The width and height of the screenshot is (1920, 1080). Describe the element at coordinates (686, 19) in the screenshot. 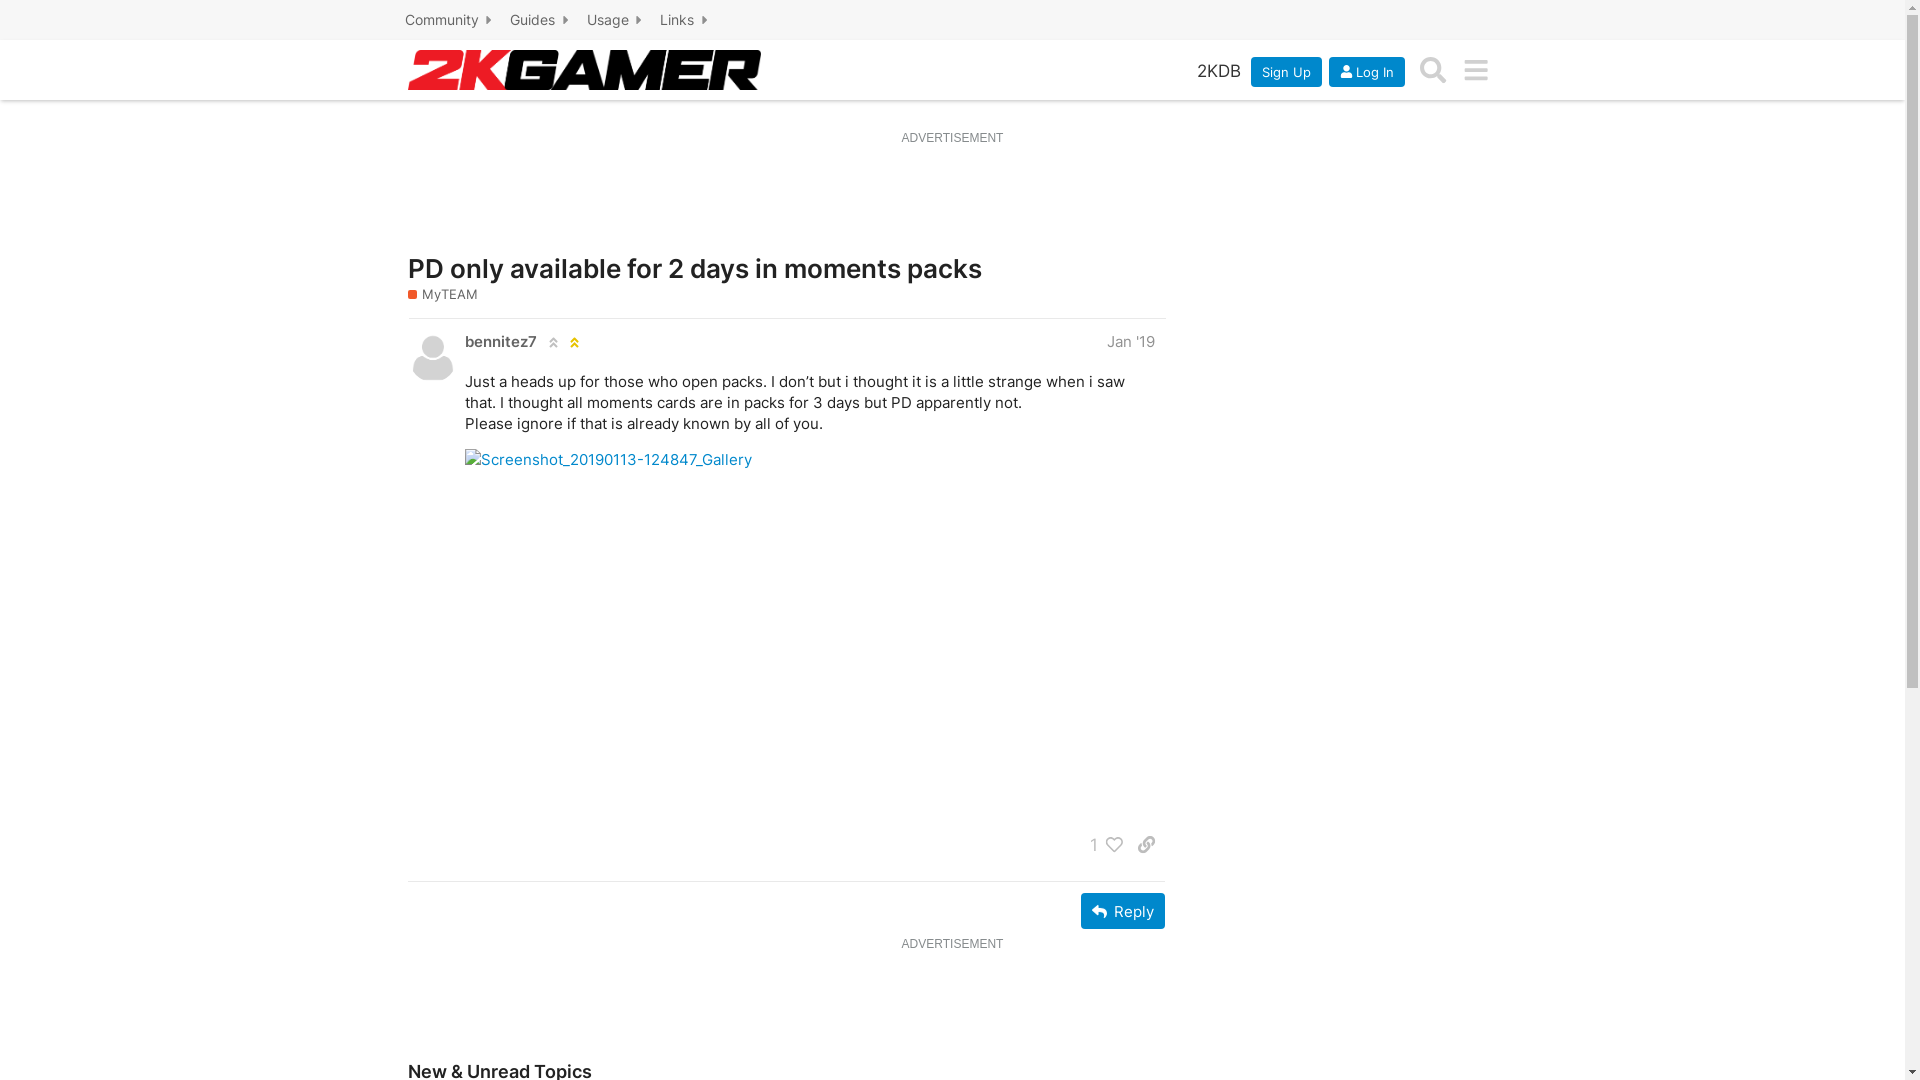

I see `'Links'` at that location.